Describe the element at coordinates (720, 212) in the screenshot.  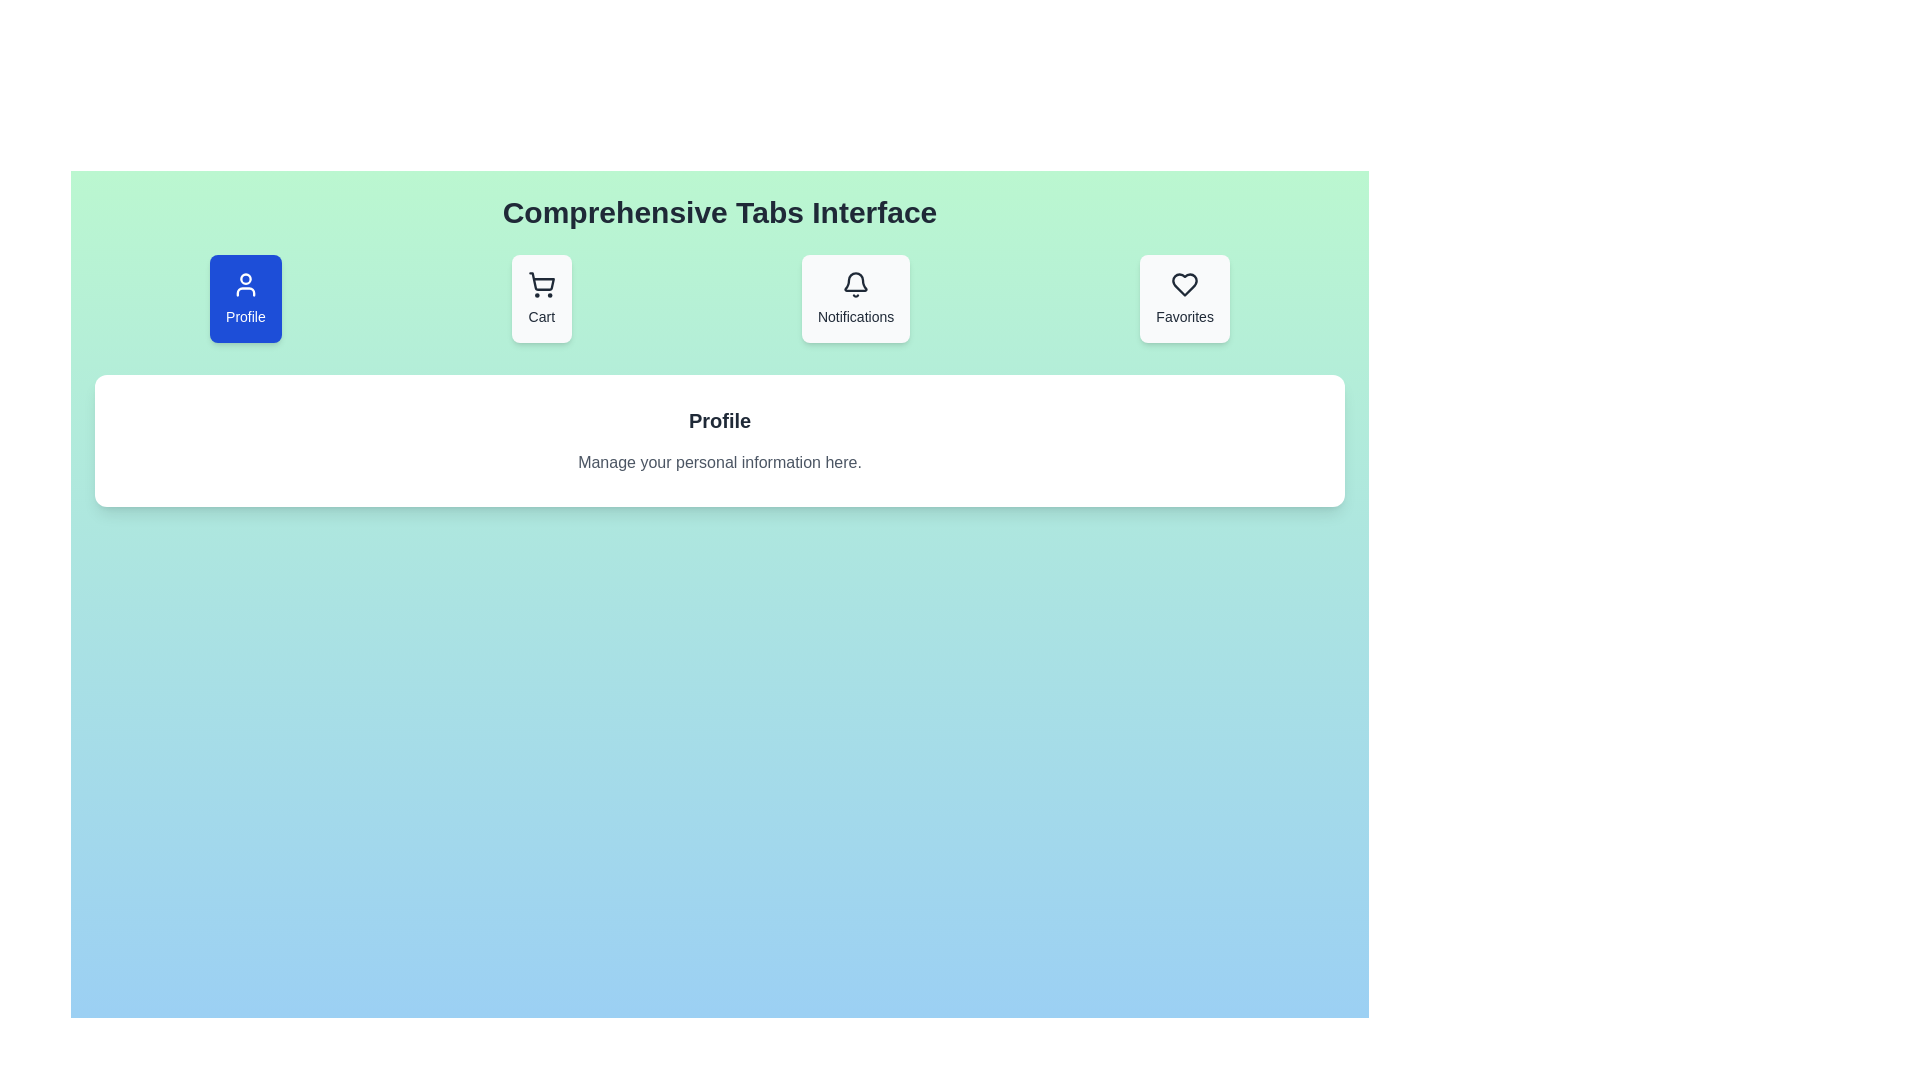
I see `the Text label that serves as a title or header for the interface, located at the top central area just below the header section` at that location.